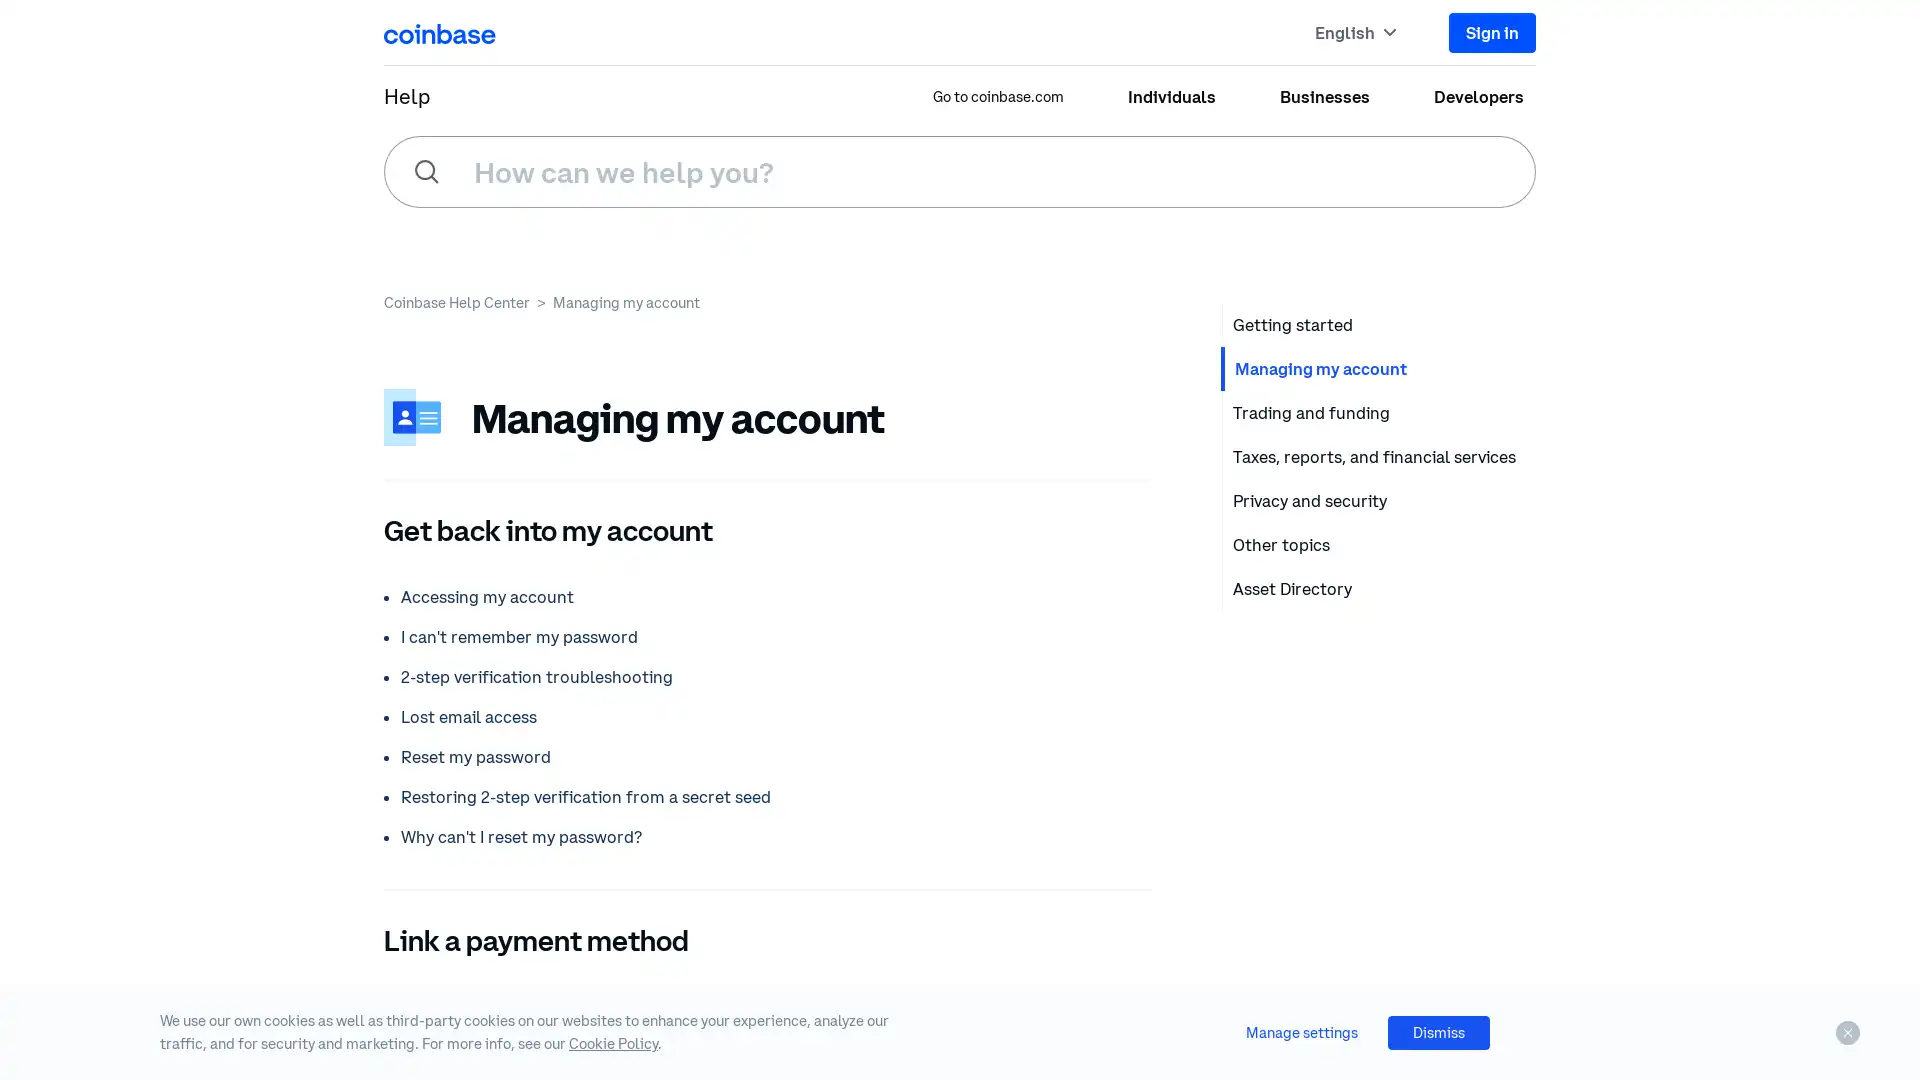 The height and width of the screenshot is (1080, 1920). Describe the element at coordinates (1171, 96) in the screenshot. I see `Individuals` at that location.